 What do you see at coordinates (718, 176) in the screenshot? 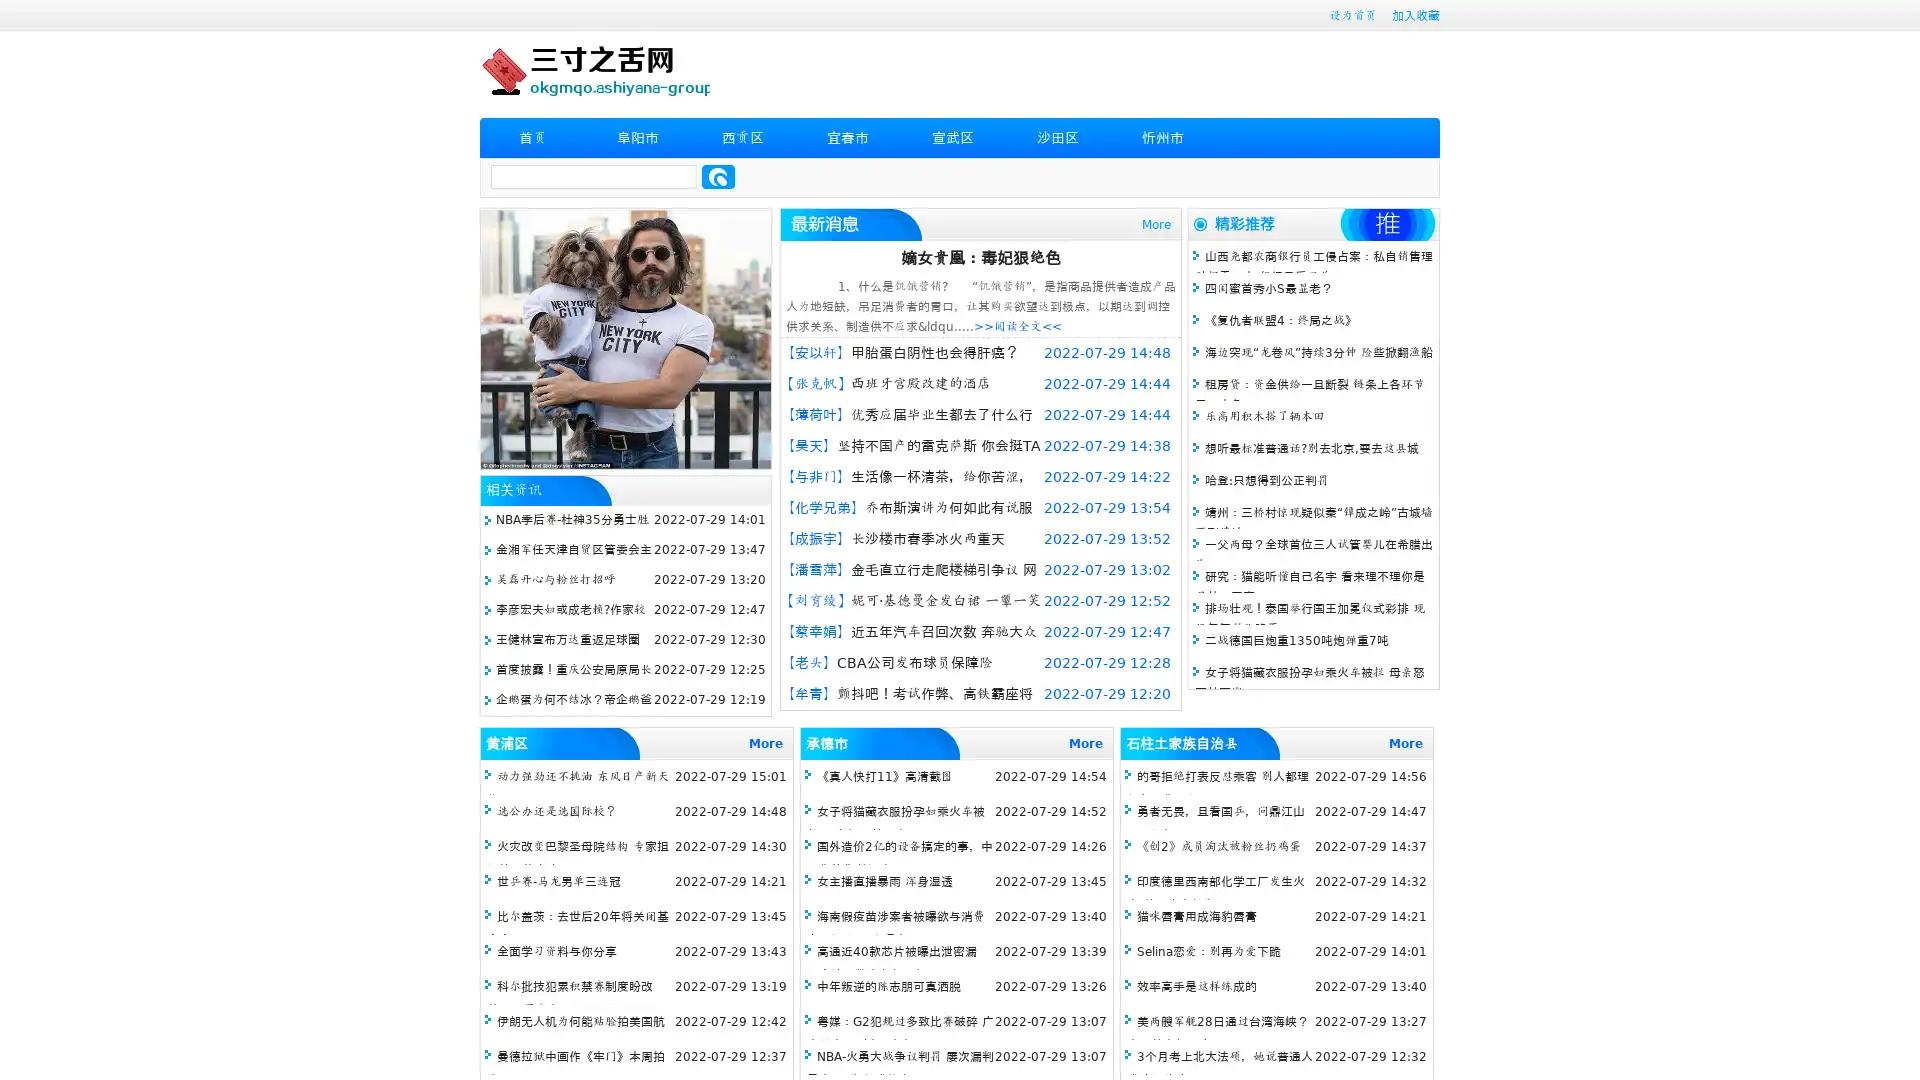
I see `Search` at bounding box center [718, 176].